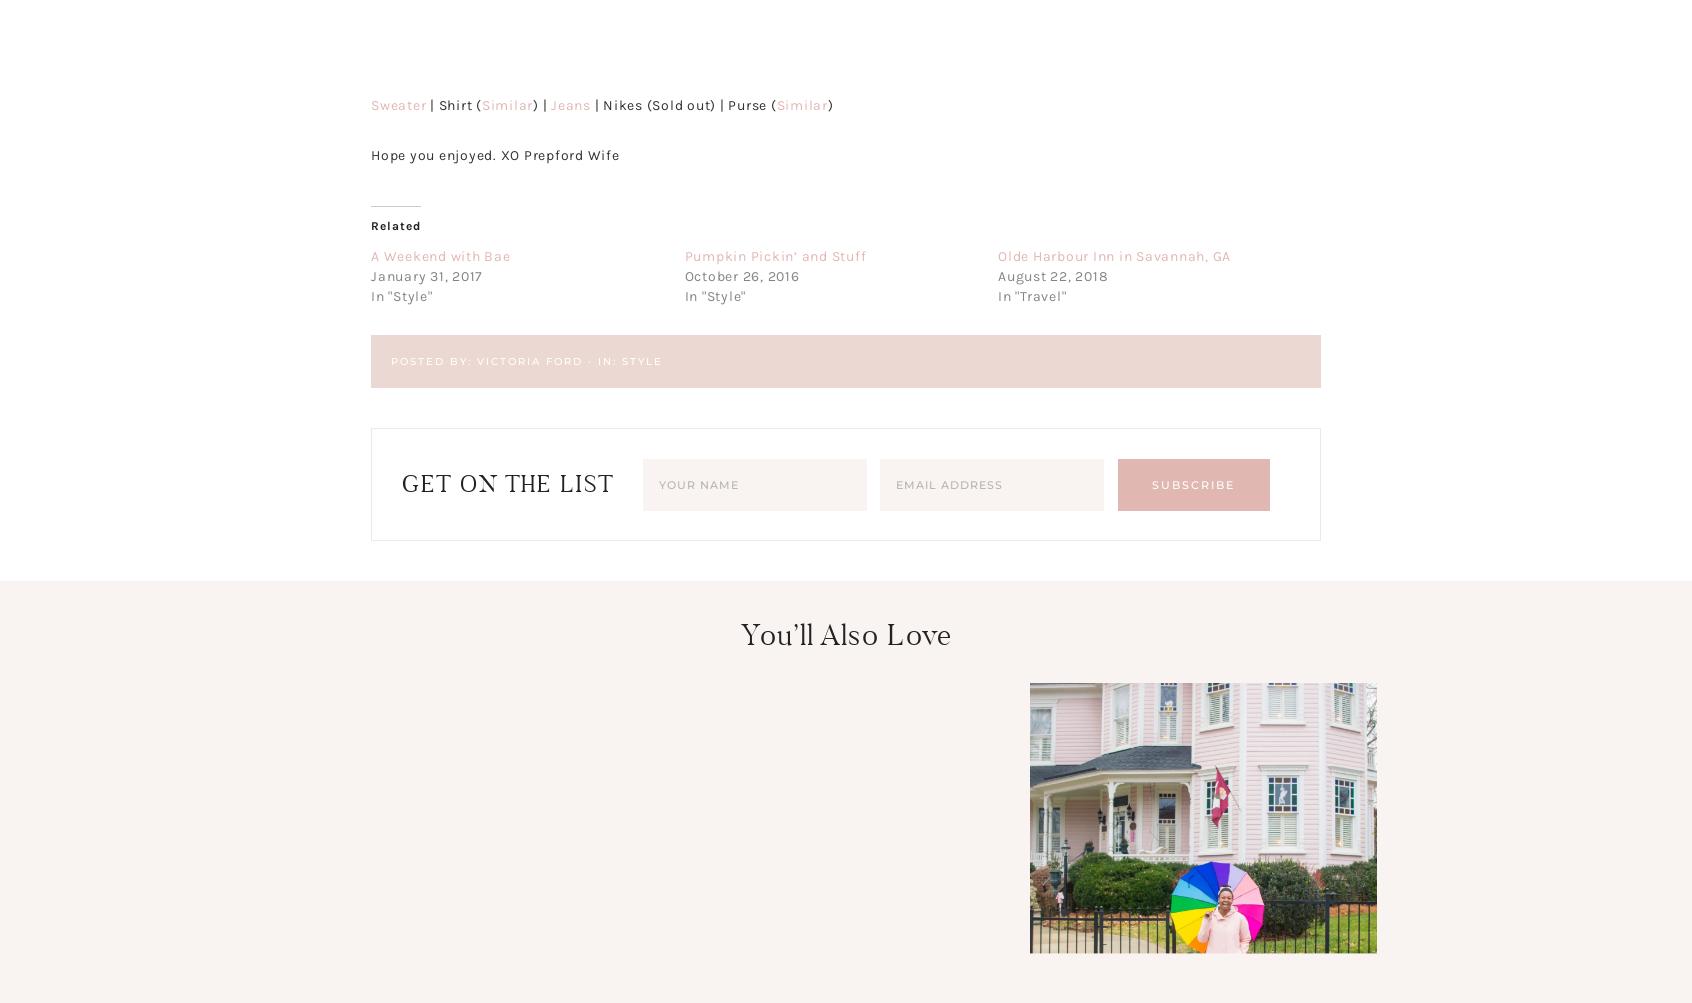 Image resolution: width=1692 pixels, height=1003 pixels. Describe the element at coordinates (608, 359) in the screenshot. I see `'In:'` at that location.